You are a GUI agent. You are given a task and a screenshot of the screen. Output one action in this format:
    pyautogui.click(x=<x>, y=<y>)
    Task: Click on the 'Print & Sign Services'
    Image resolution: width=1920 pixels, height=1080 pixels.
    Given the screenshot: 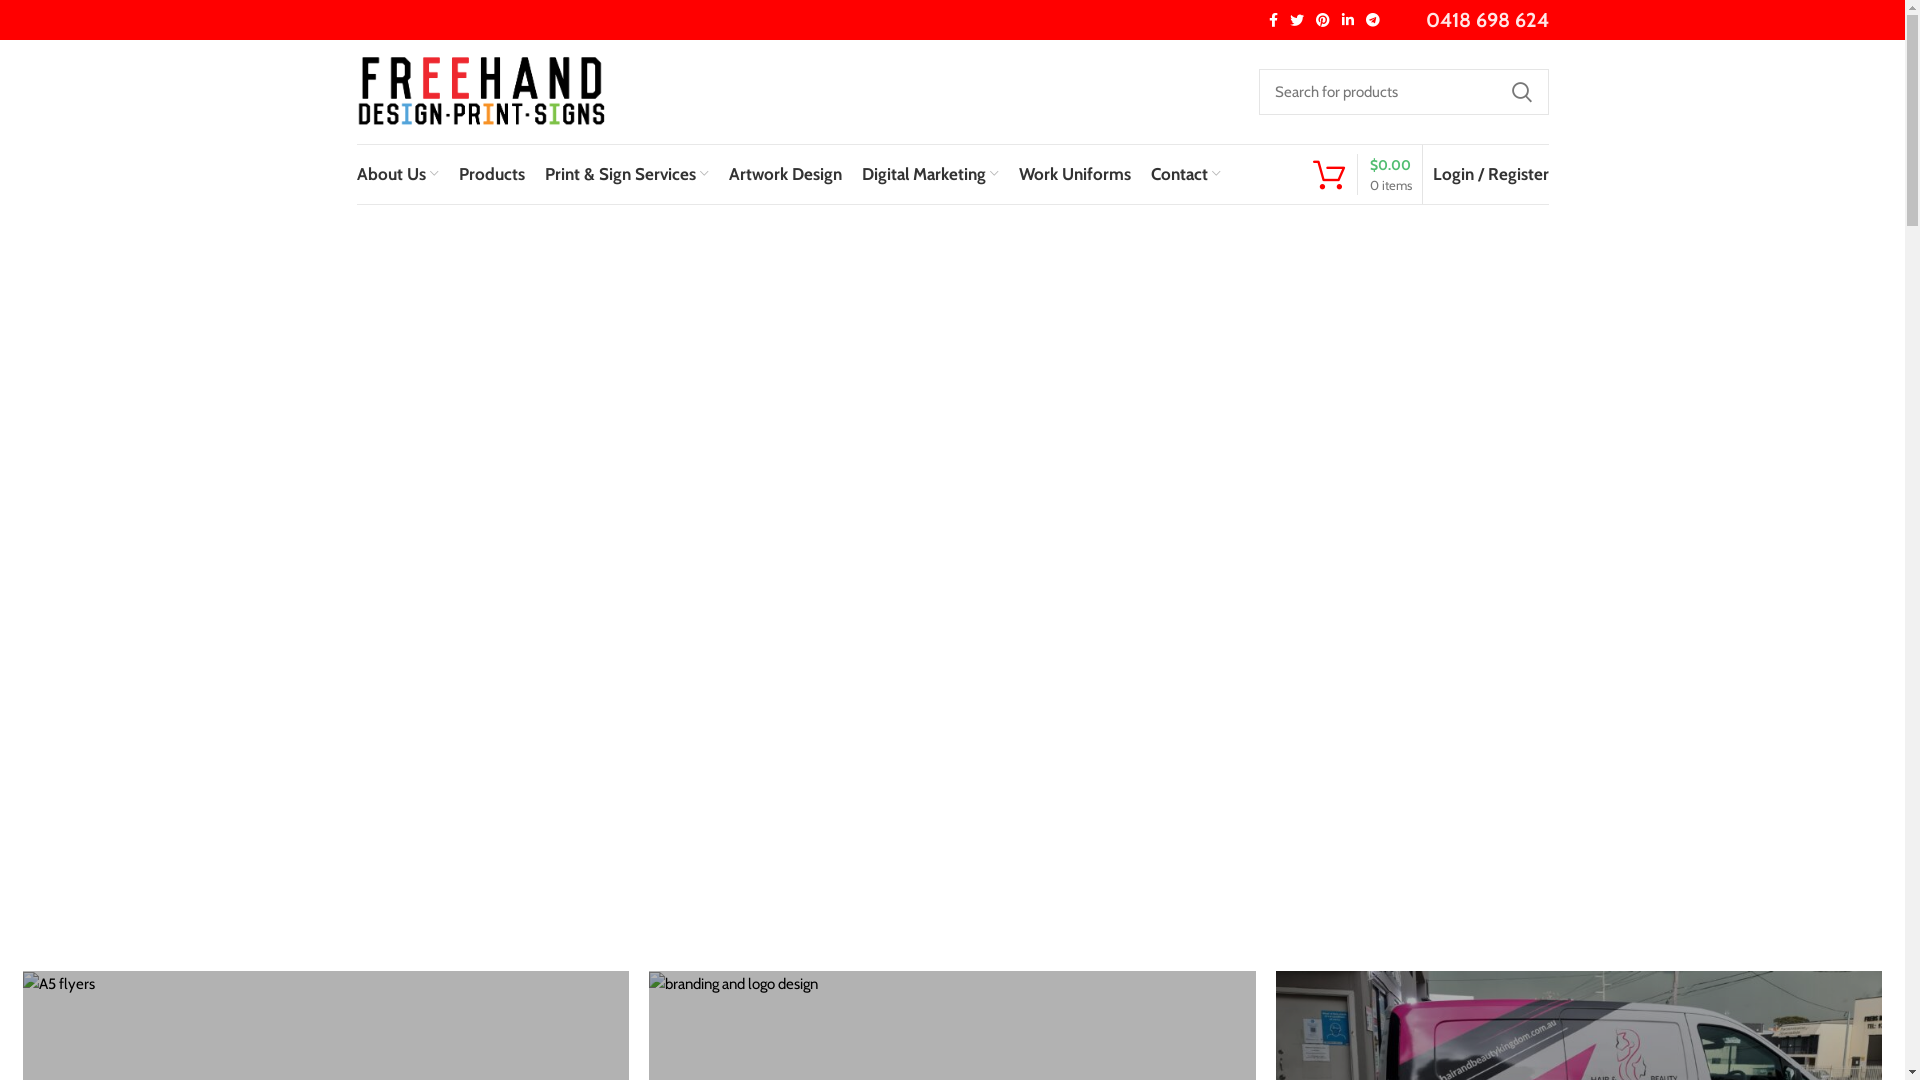 What is the action you would take?
    pyautogui.click(x=533, y=172)
    